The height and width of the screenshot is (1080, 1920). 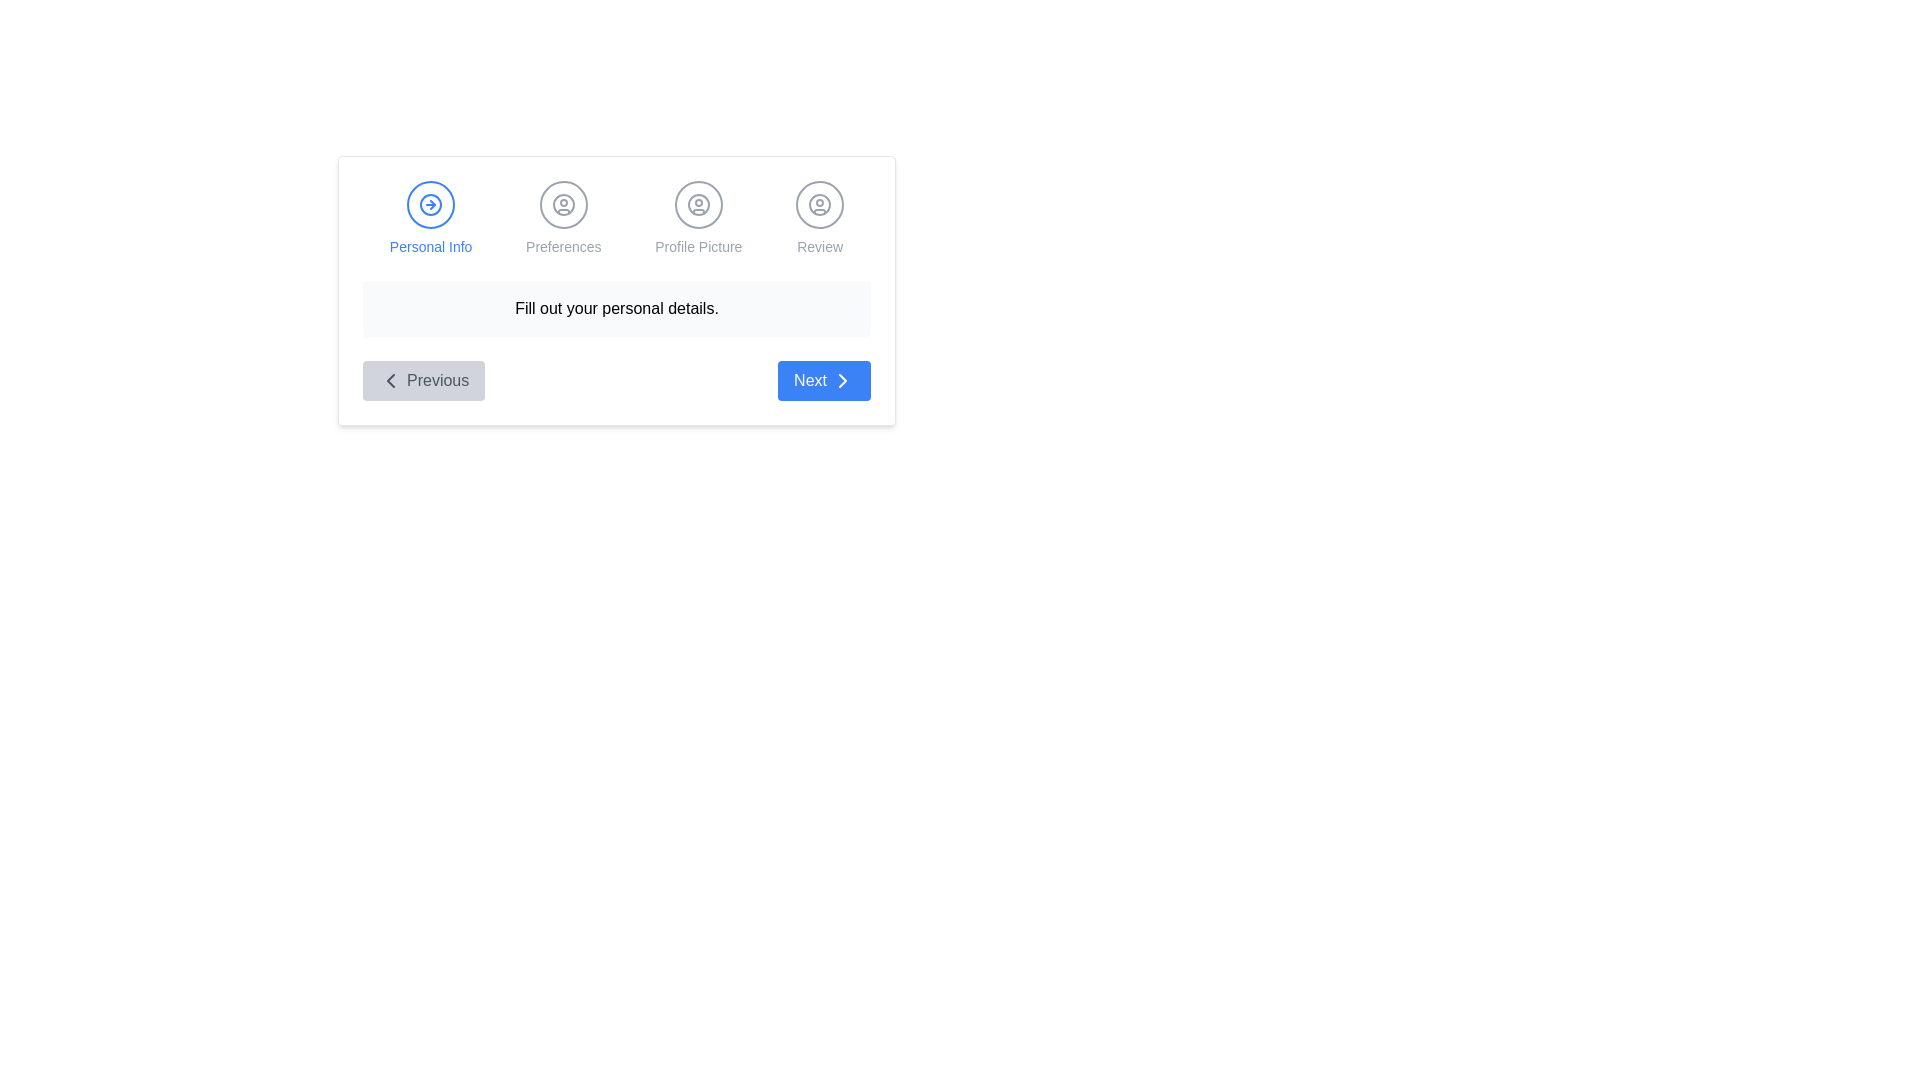 I want to click on the 'Preferences' navigation item located in the horizontal navigation bar, positioned between 'Personal Info' and 'Profile Picture', so click(x=562, y=219).